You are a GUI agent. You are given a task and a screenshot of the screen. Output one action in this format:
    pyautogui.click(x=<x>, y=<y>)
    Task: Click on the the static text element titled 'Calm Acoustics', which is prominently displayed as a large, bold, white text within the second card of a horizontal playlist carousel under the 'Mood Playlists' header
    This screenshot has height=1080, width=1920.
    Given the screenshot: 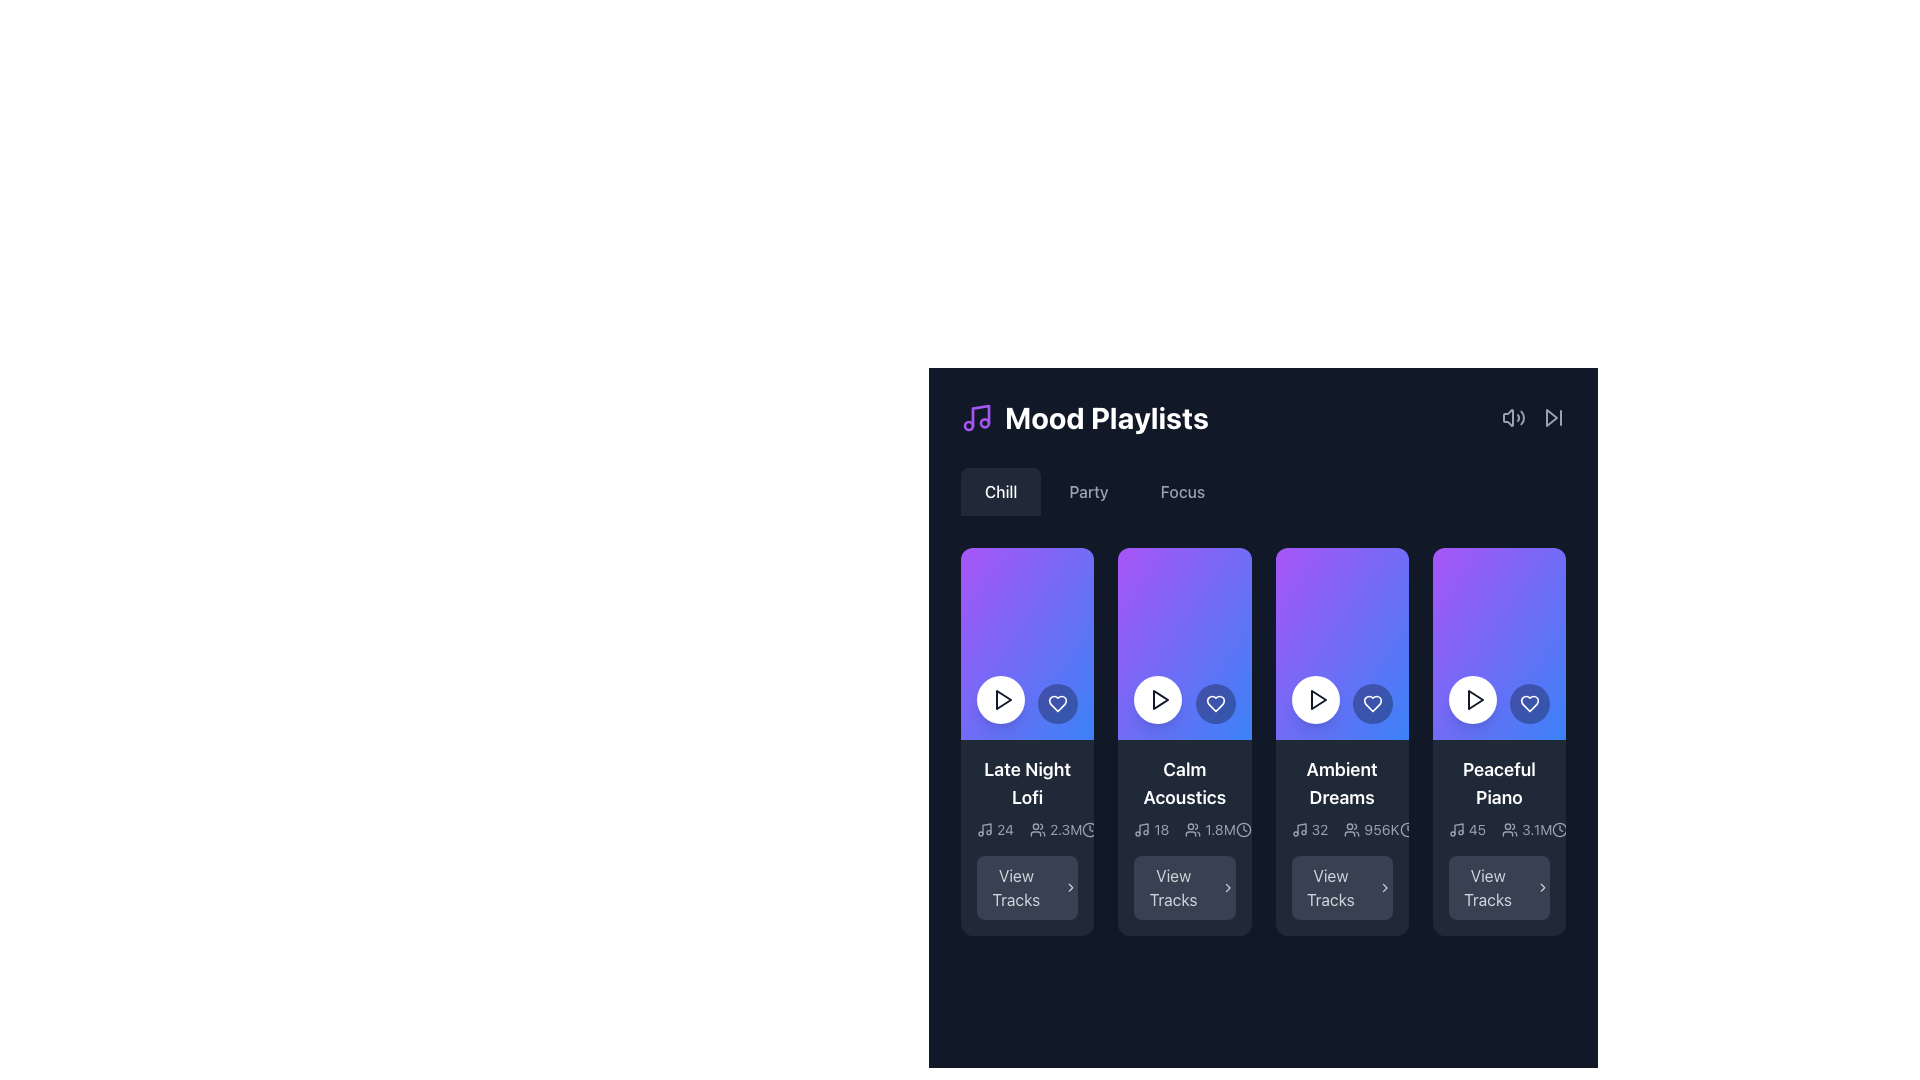 What is the action you would take?
    pyautogui.click(x=1184, y=782)
    